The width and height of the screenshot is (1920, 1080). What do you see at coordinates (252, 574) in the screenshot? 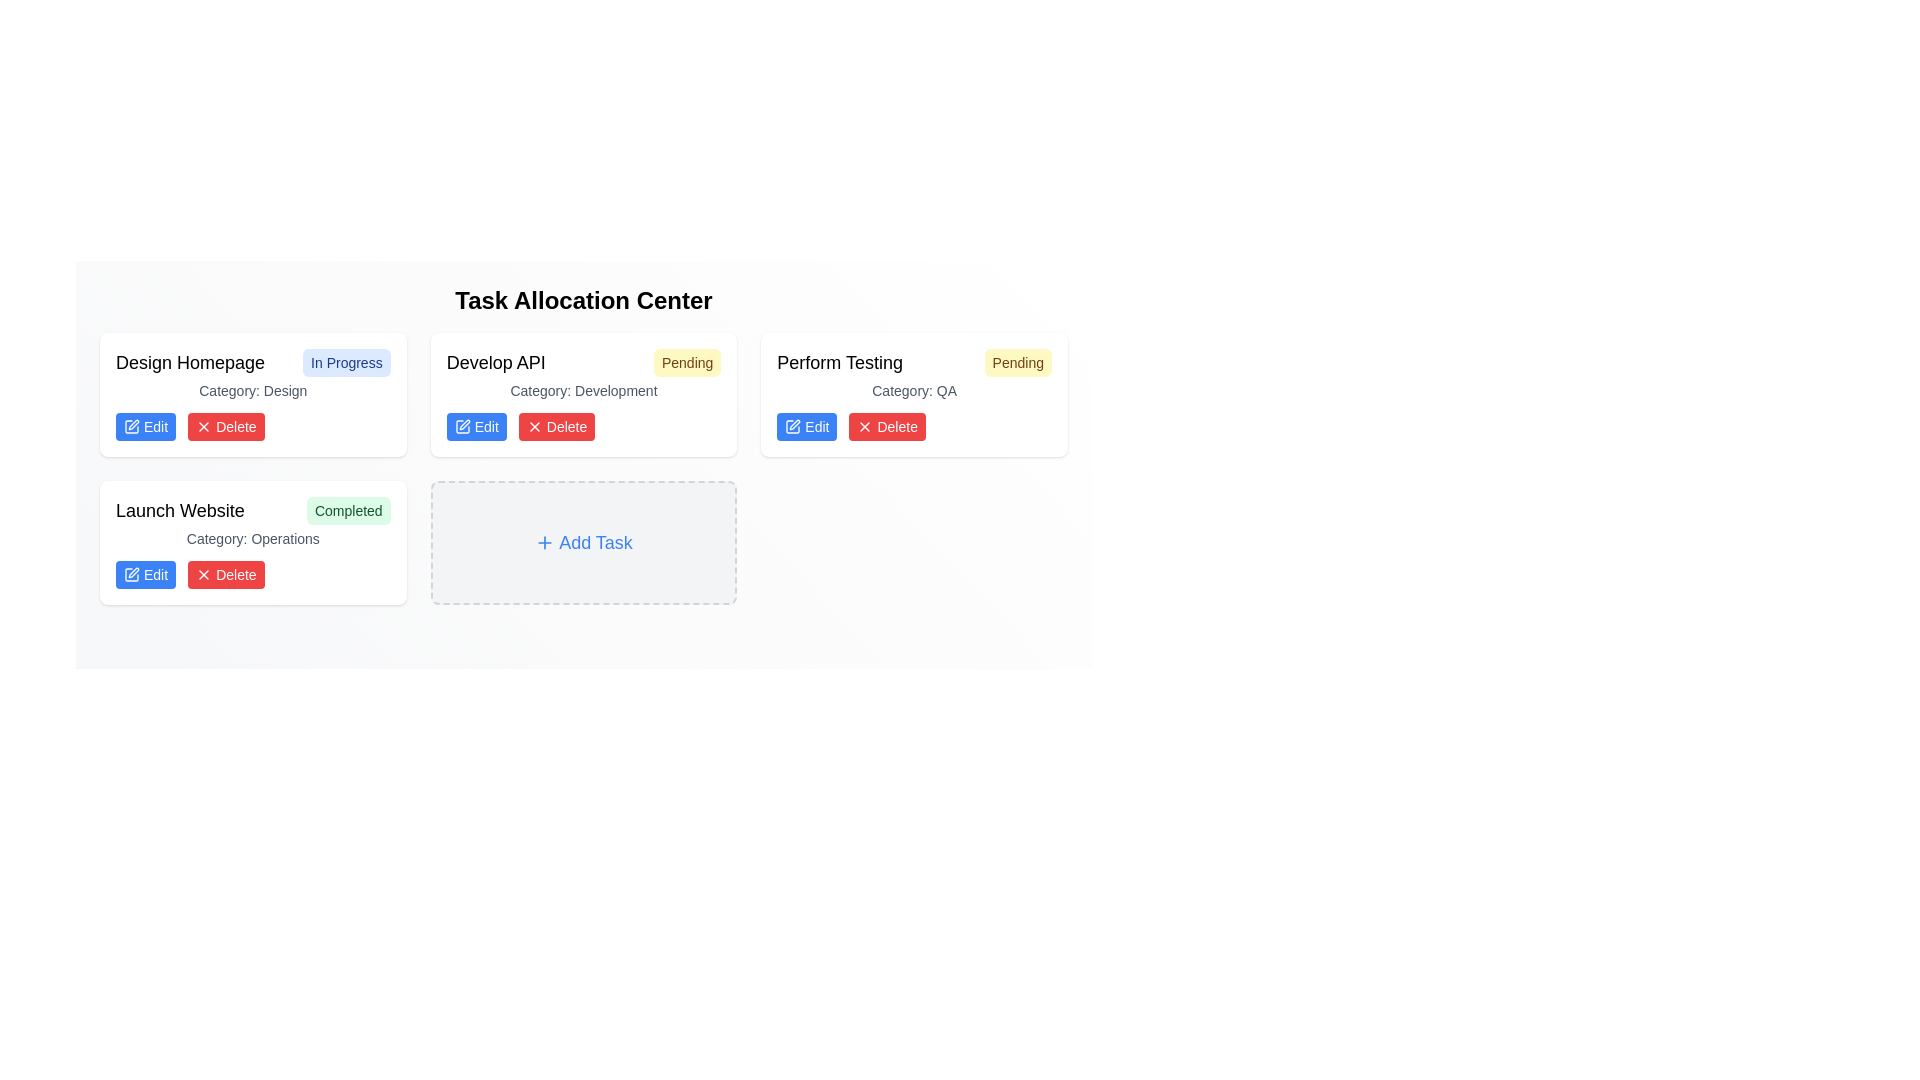
I see `the red 'Delete' button located at the bottom of the 'Launch Website' task card` at bounding box center [252, 574].